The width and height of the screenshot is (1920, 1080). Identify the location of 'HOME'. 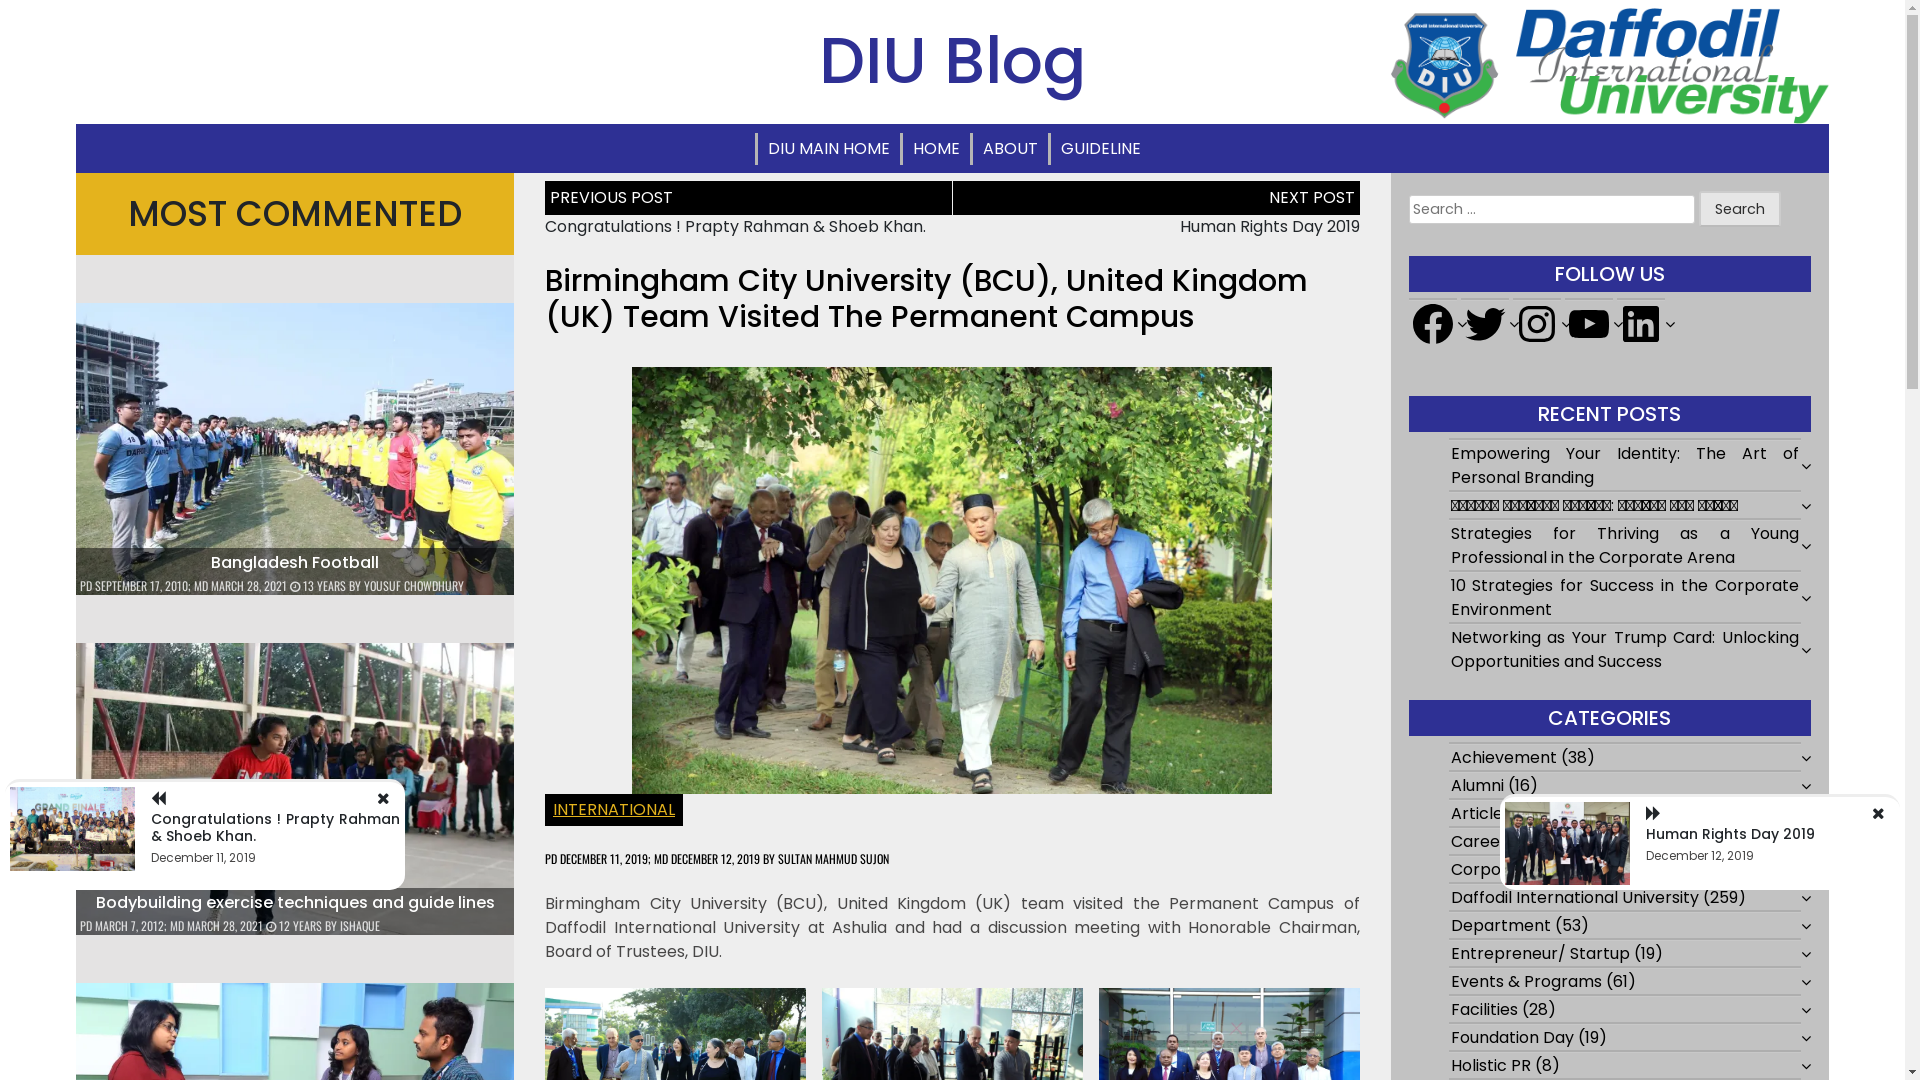
(934, 148).